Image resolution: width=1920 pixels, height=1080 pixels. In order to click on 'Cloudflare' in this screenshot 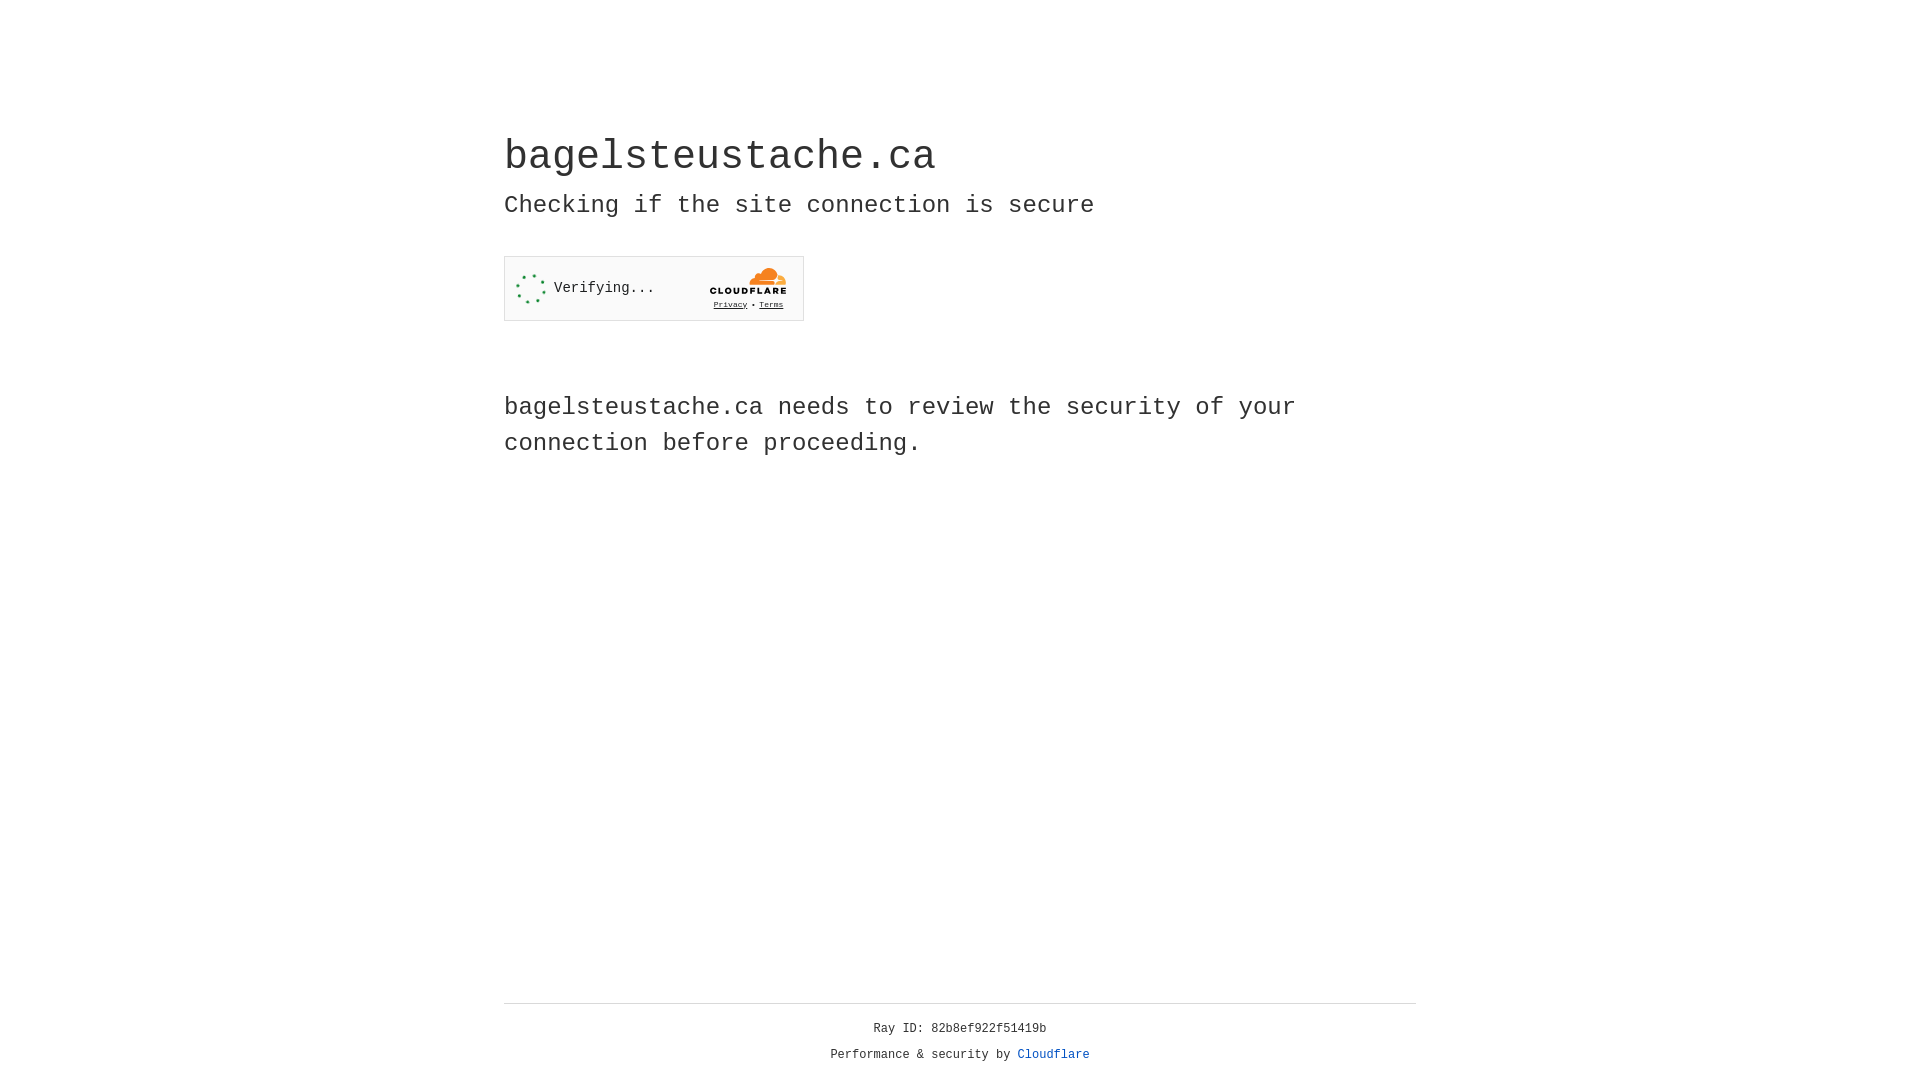, I will do `click(1053, 1054)`.